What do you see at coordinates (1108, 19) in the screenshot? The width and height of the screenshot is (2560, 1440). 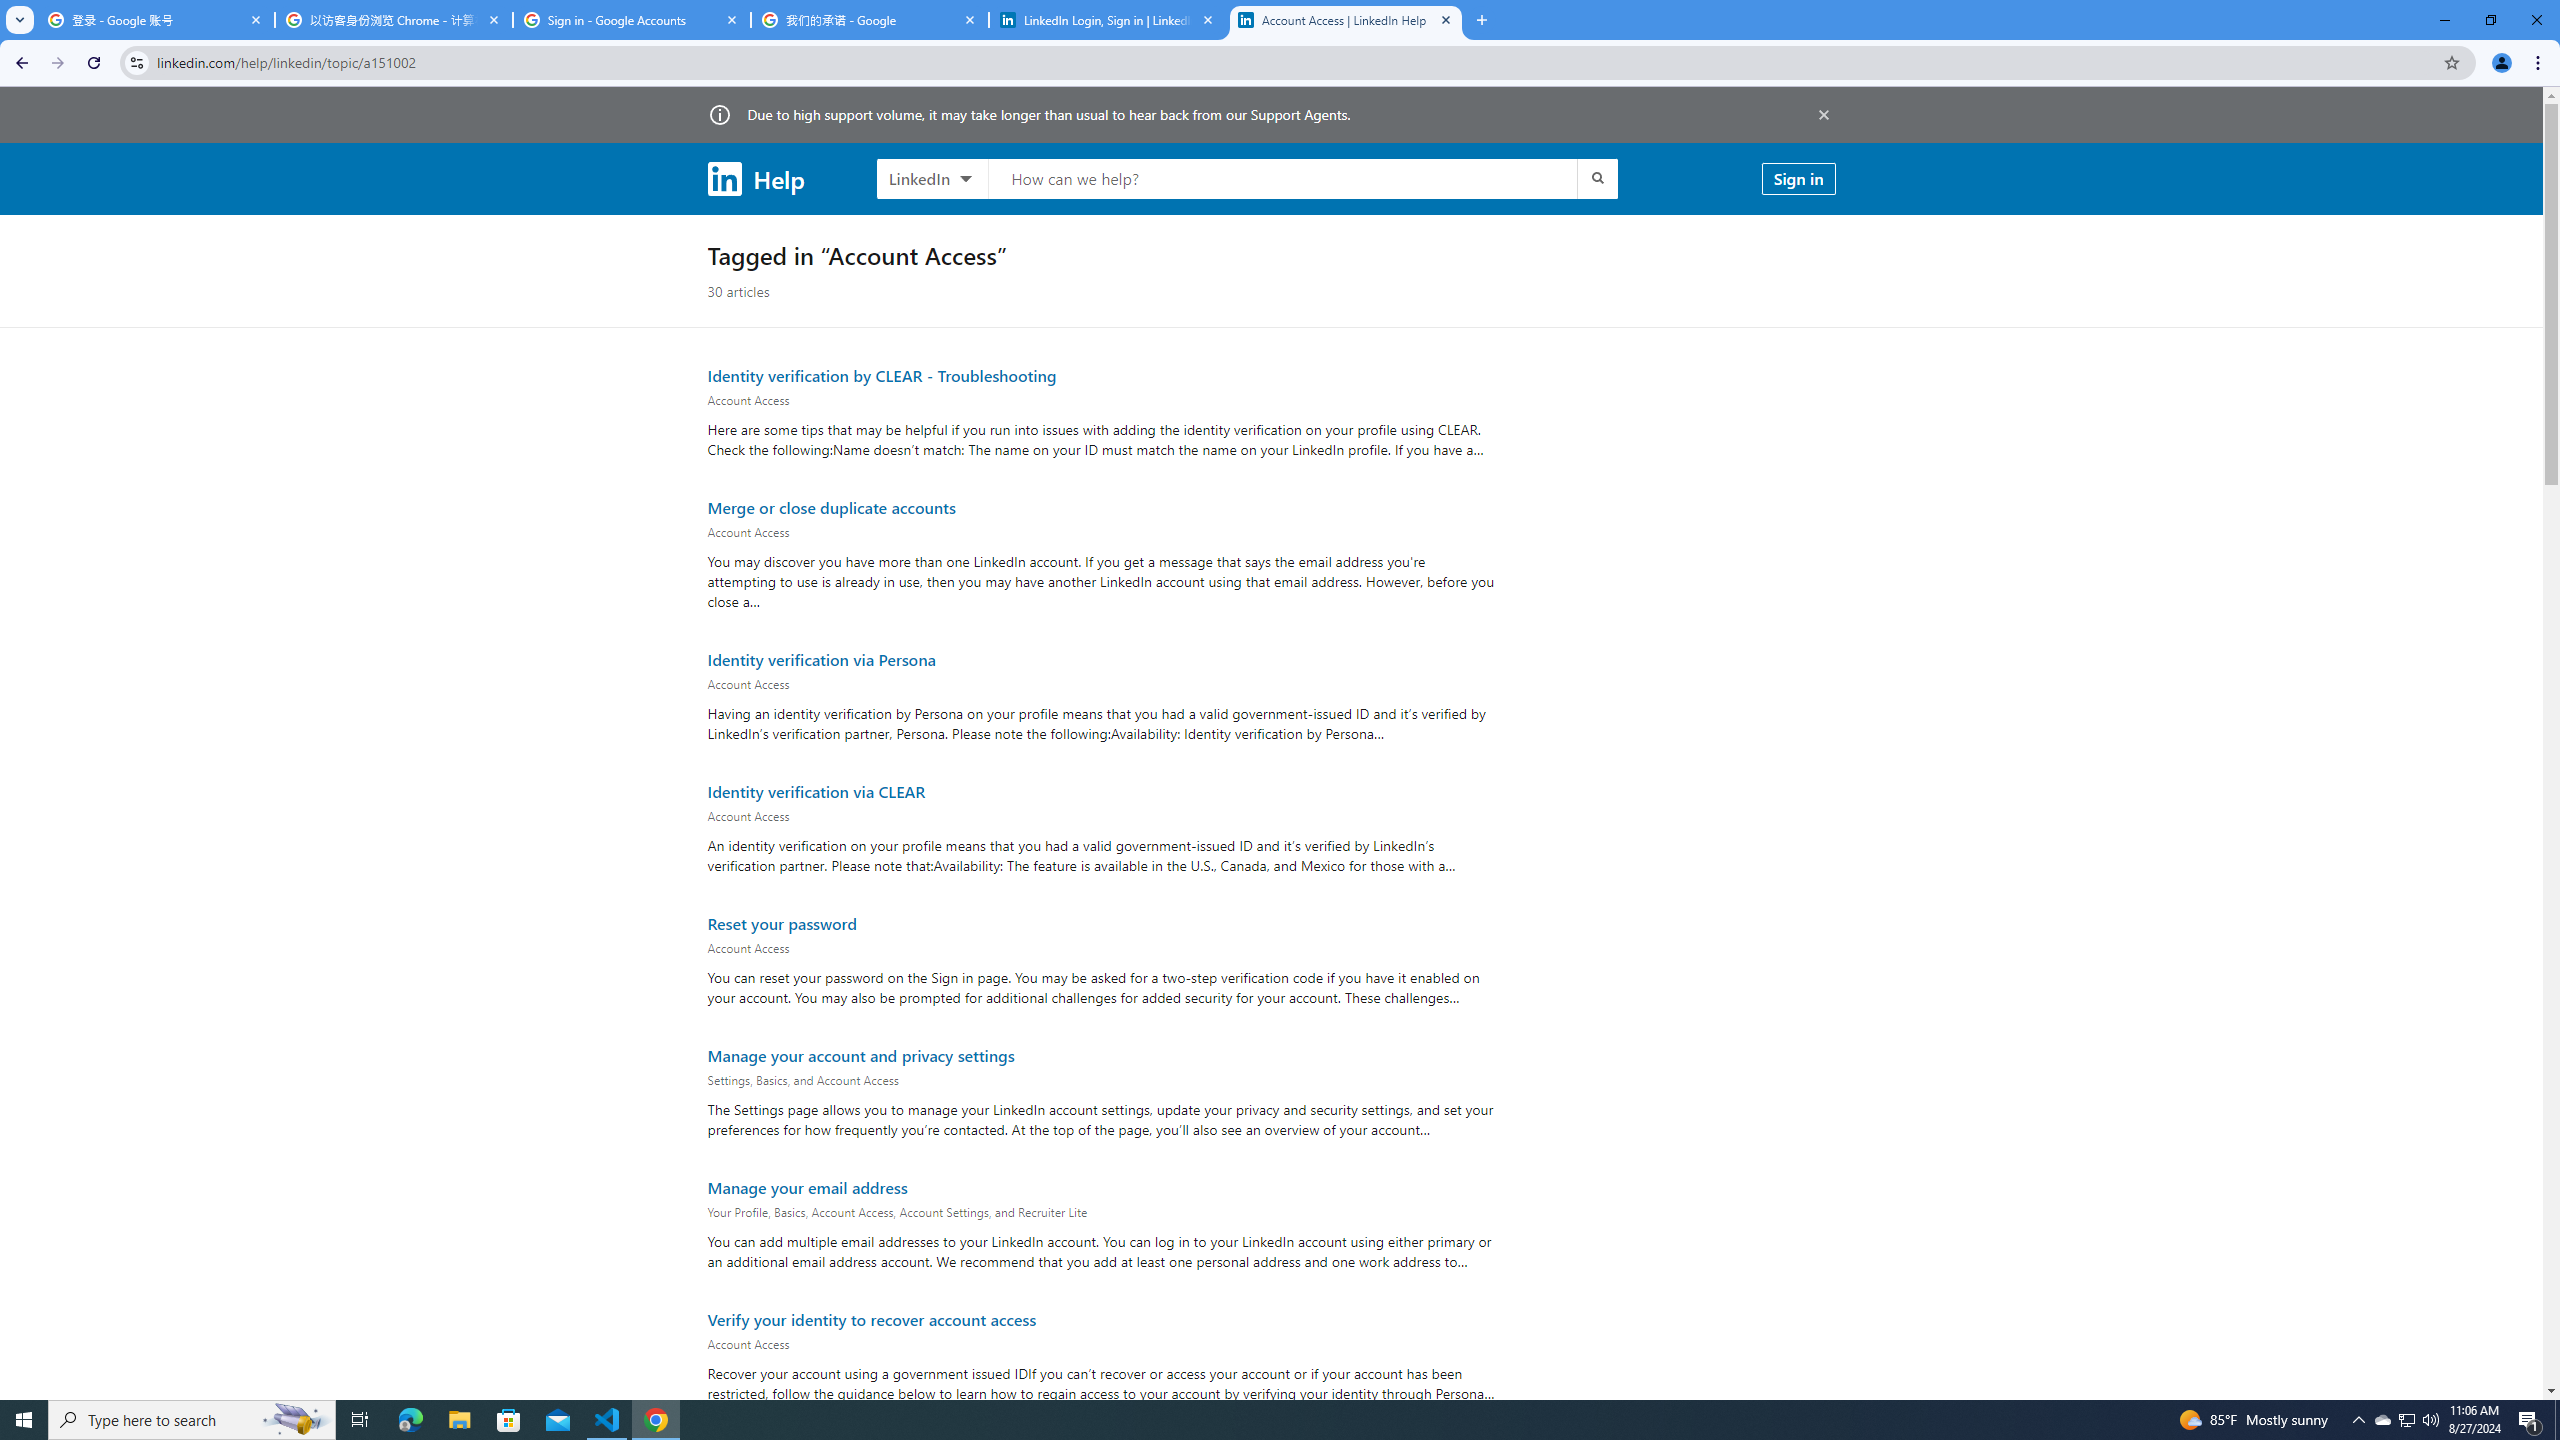 I see `'LinkedIn Login, Sign in | LinkedIn'` at bounding box center [1108, 19].